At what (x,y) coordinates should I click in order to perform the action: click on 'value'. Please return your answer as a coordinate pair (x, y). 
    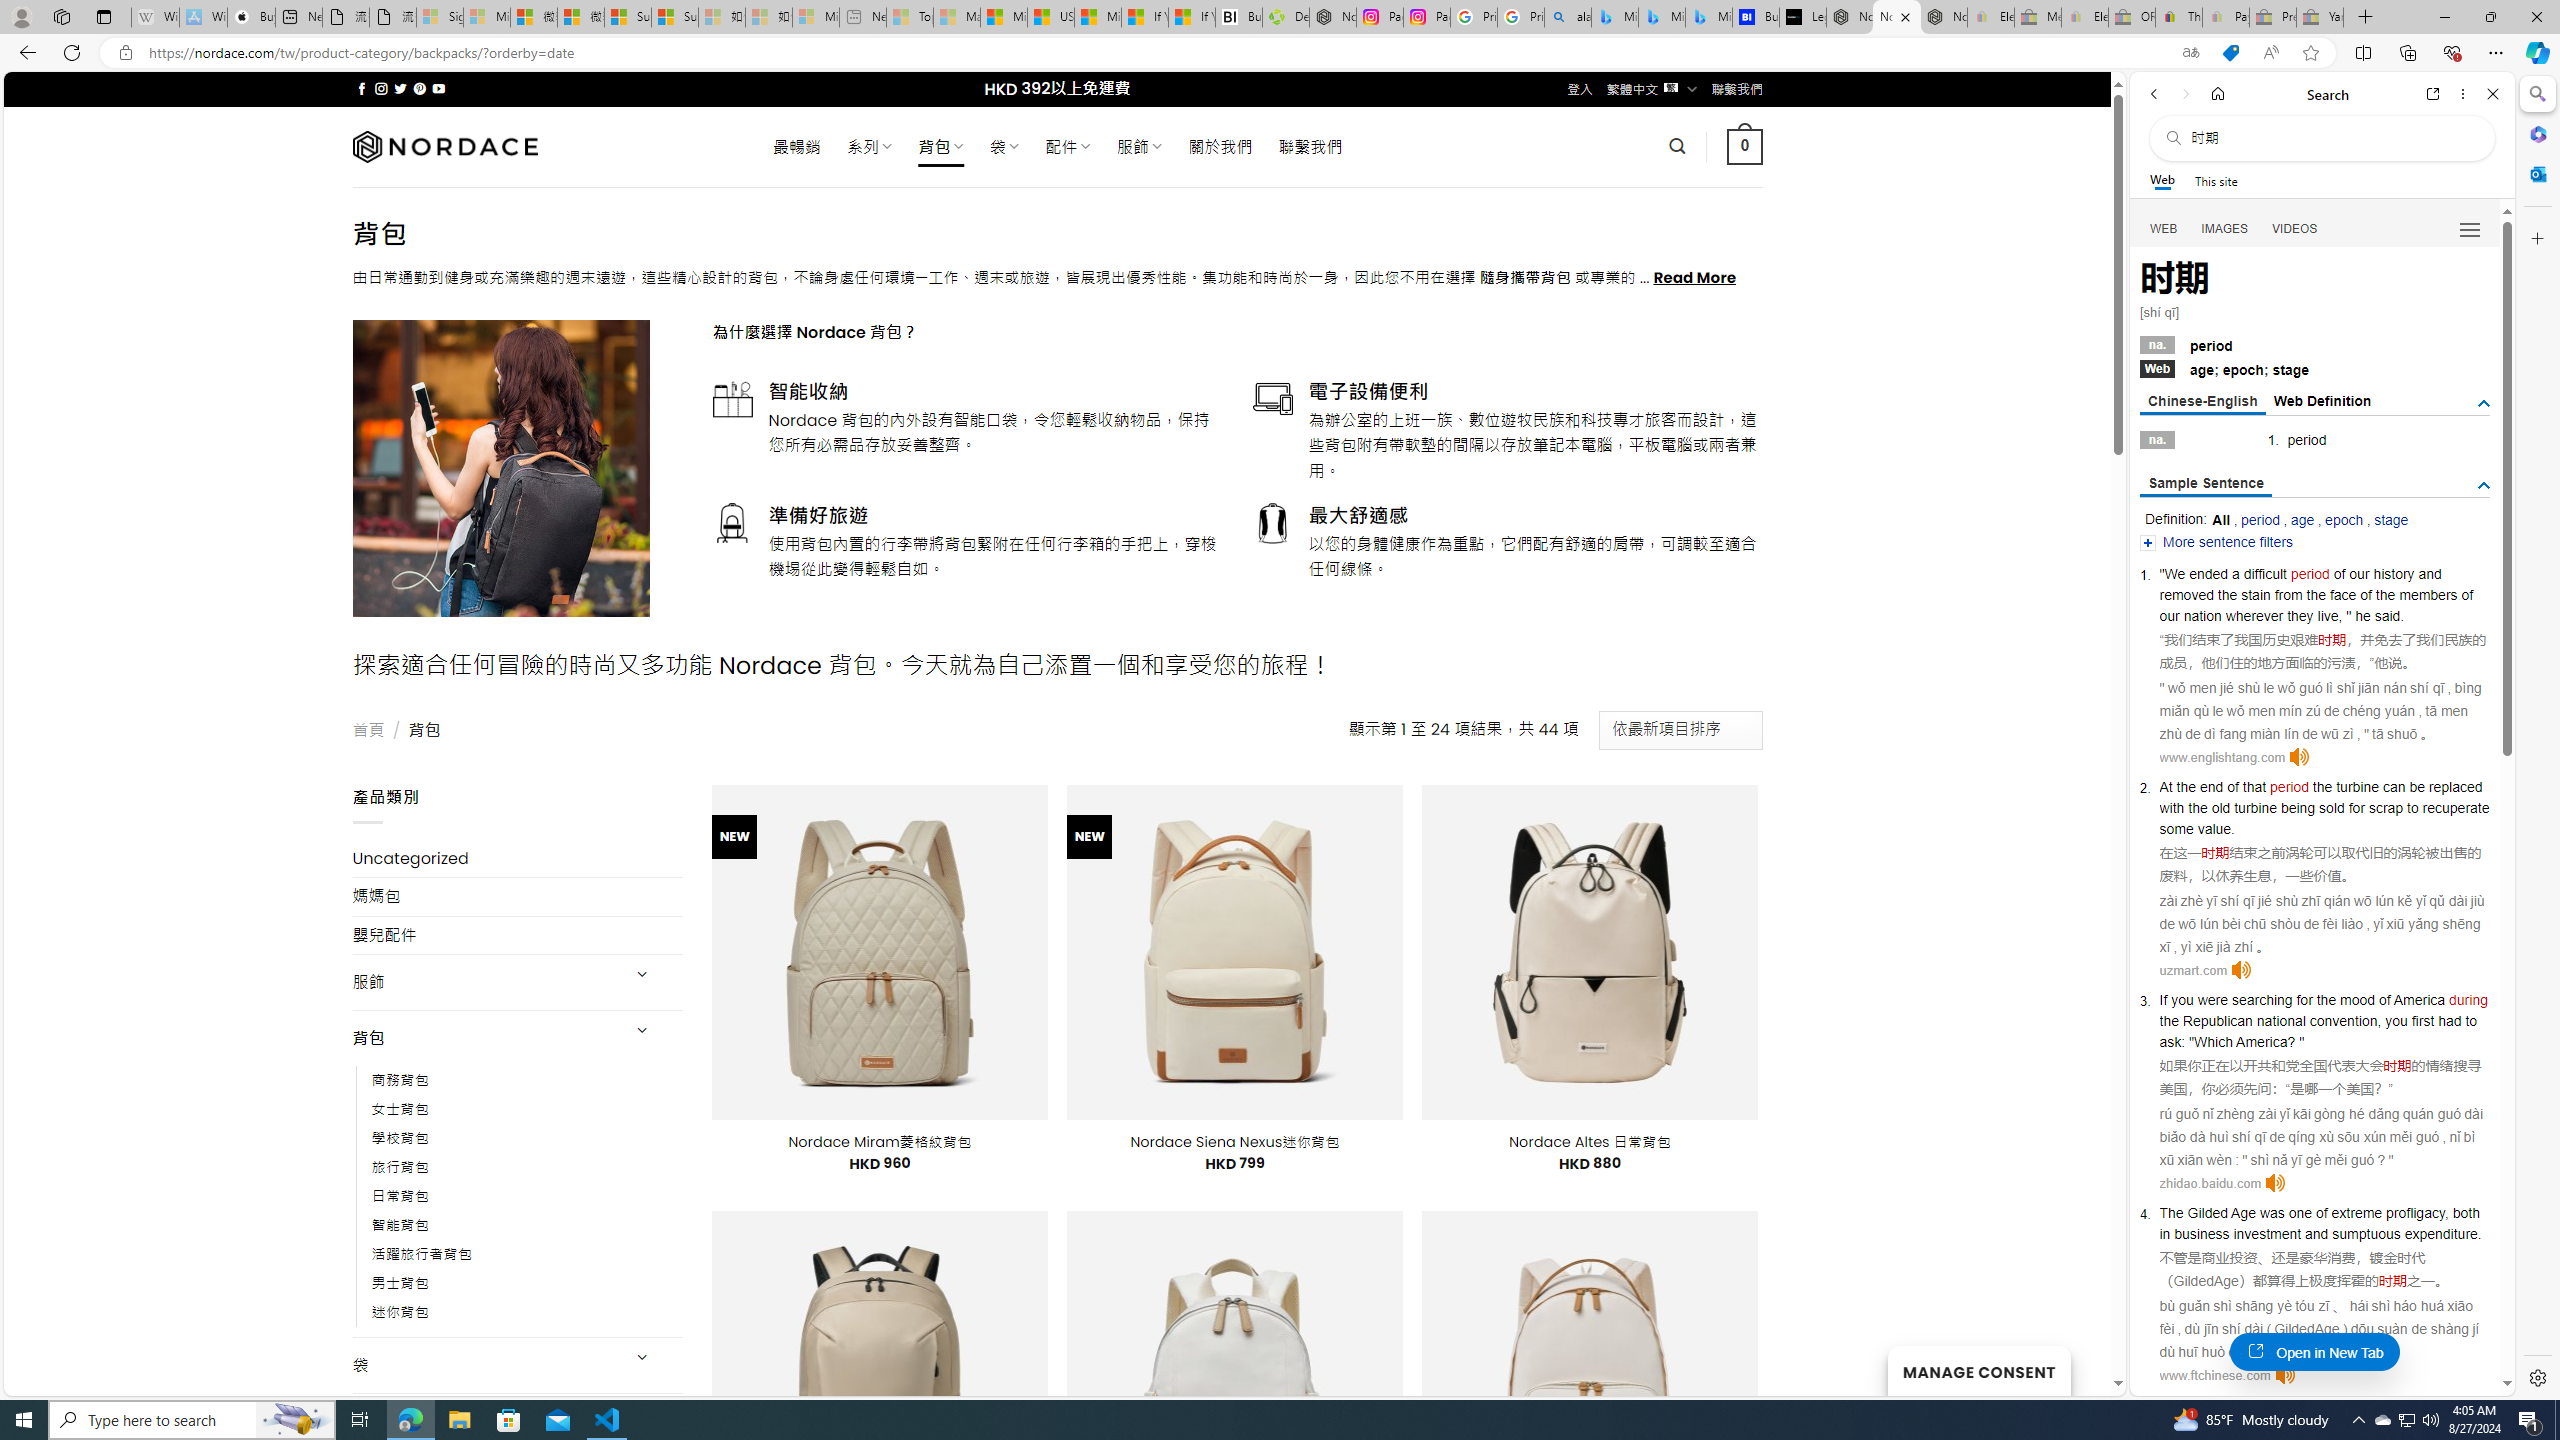
    Looking at the image, I should click on (2213, 827).